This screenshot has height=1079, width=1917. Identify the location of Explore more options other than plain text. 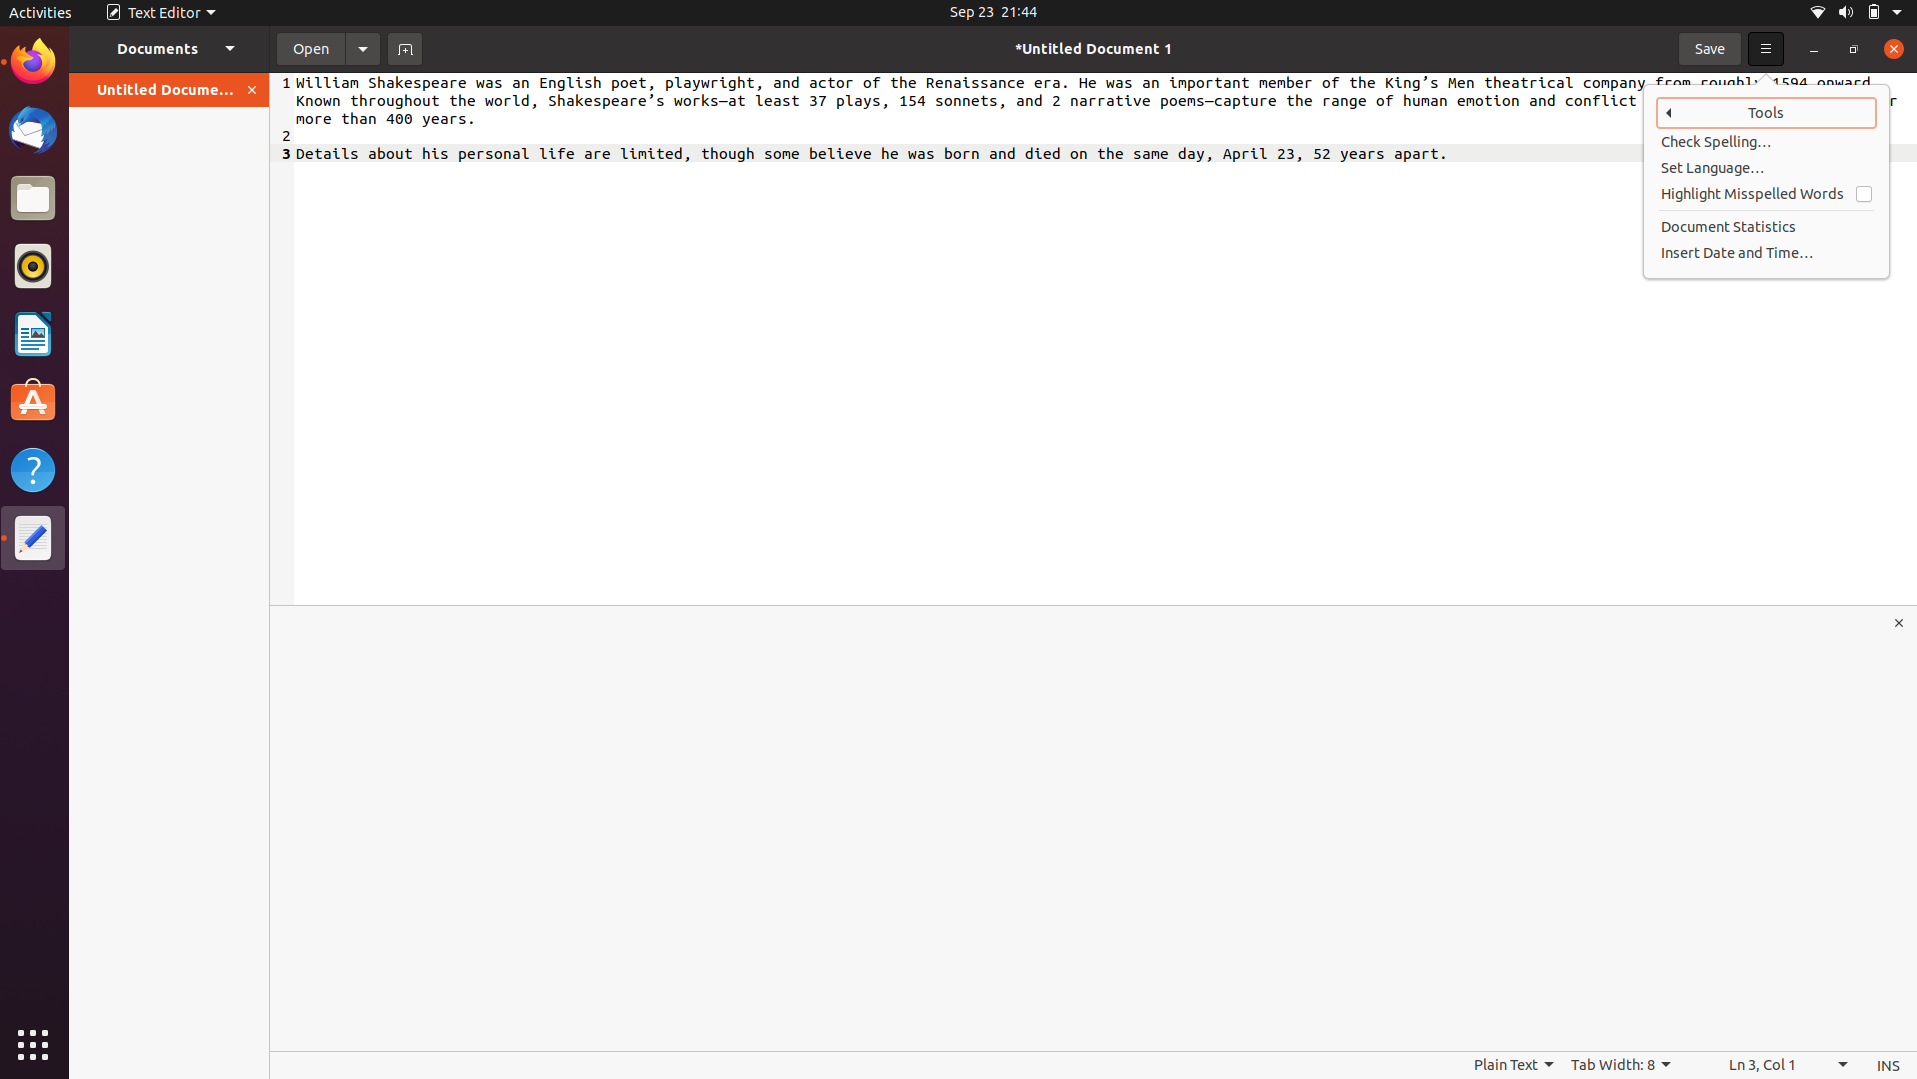
(1512, 1065).